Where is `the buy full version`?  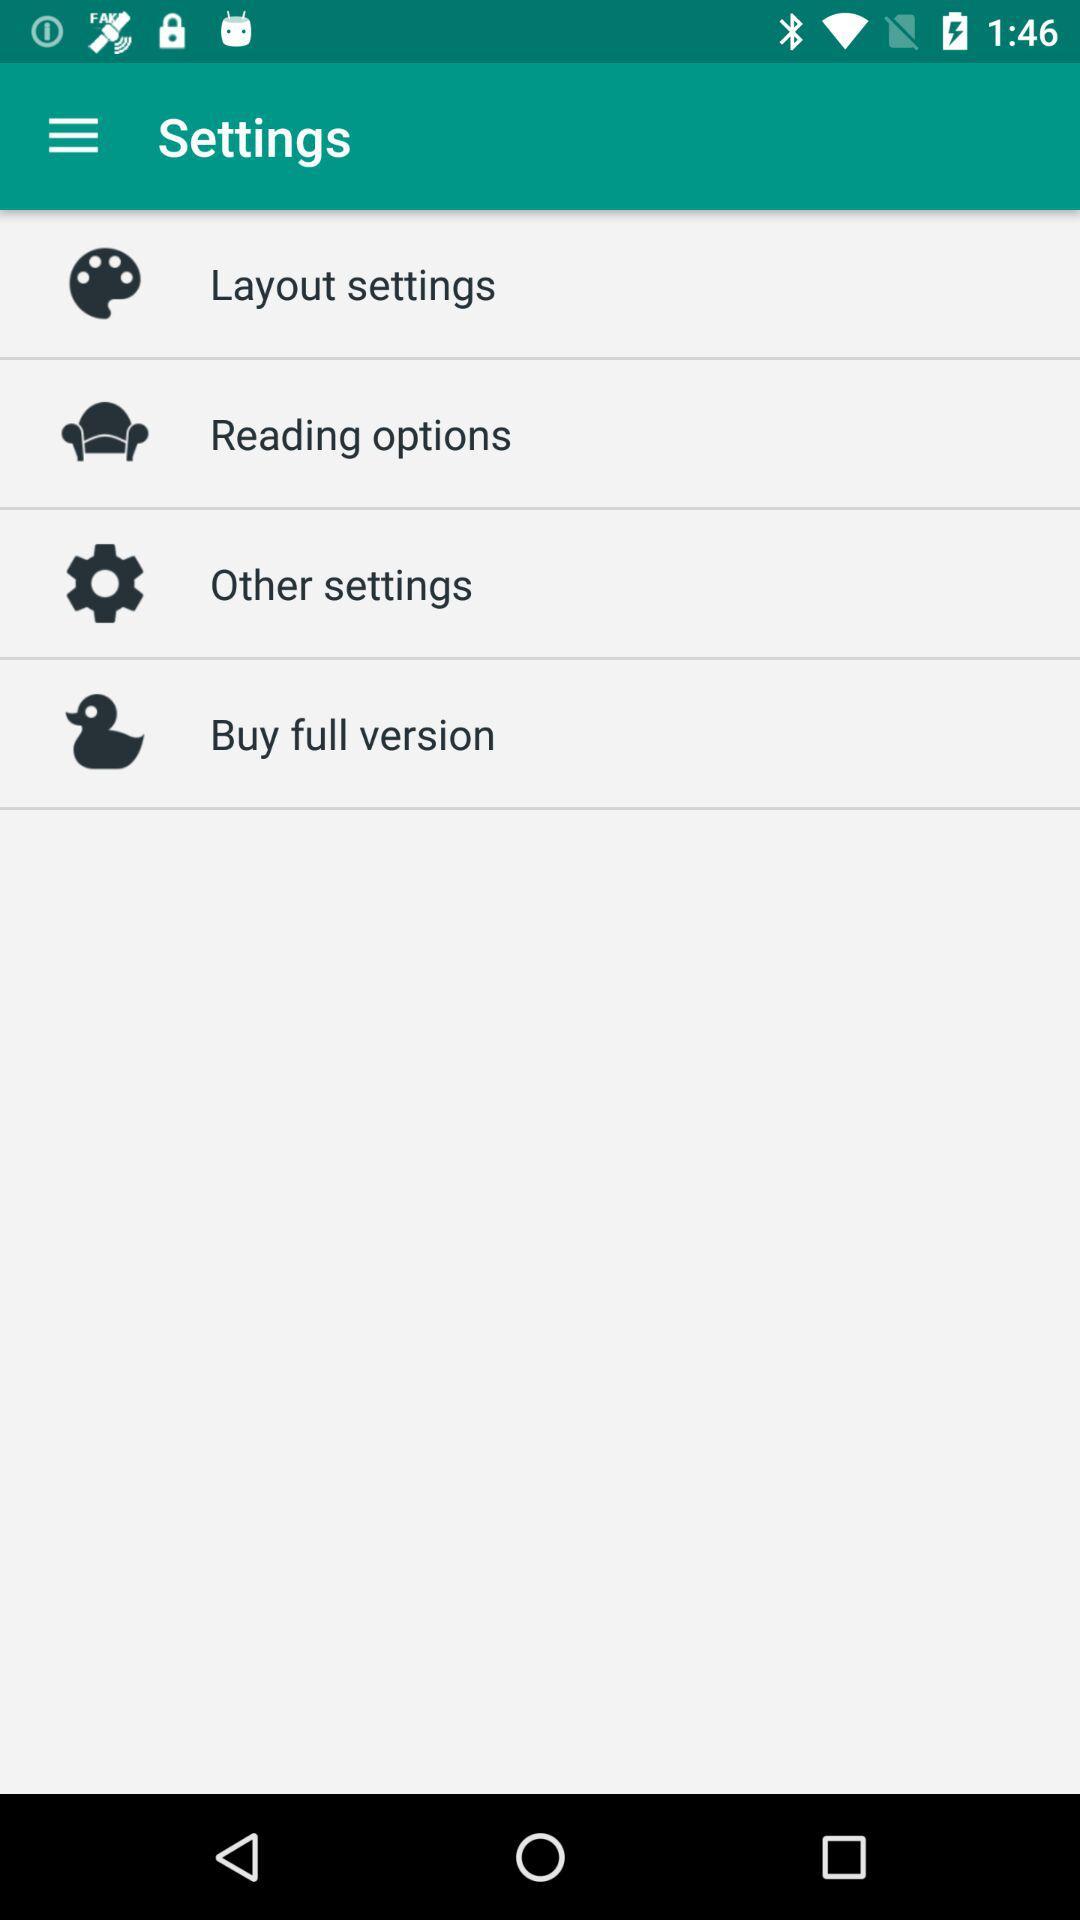 the buy full version is located at coordinates (351, 732).